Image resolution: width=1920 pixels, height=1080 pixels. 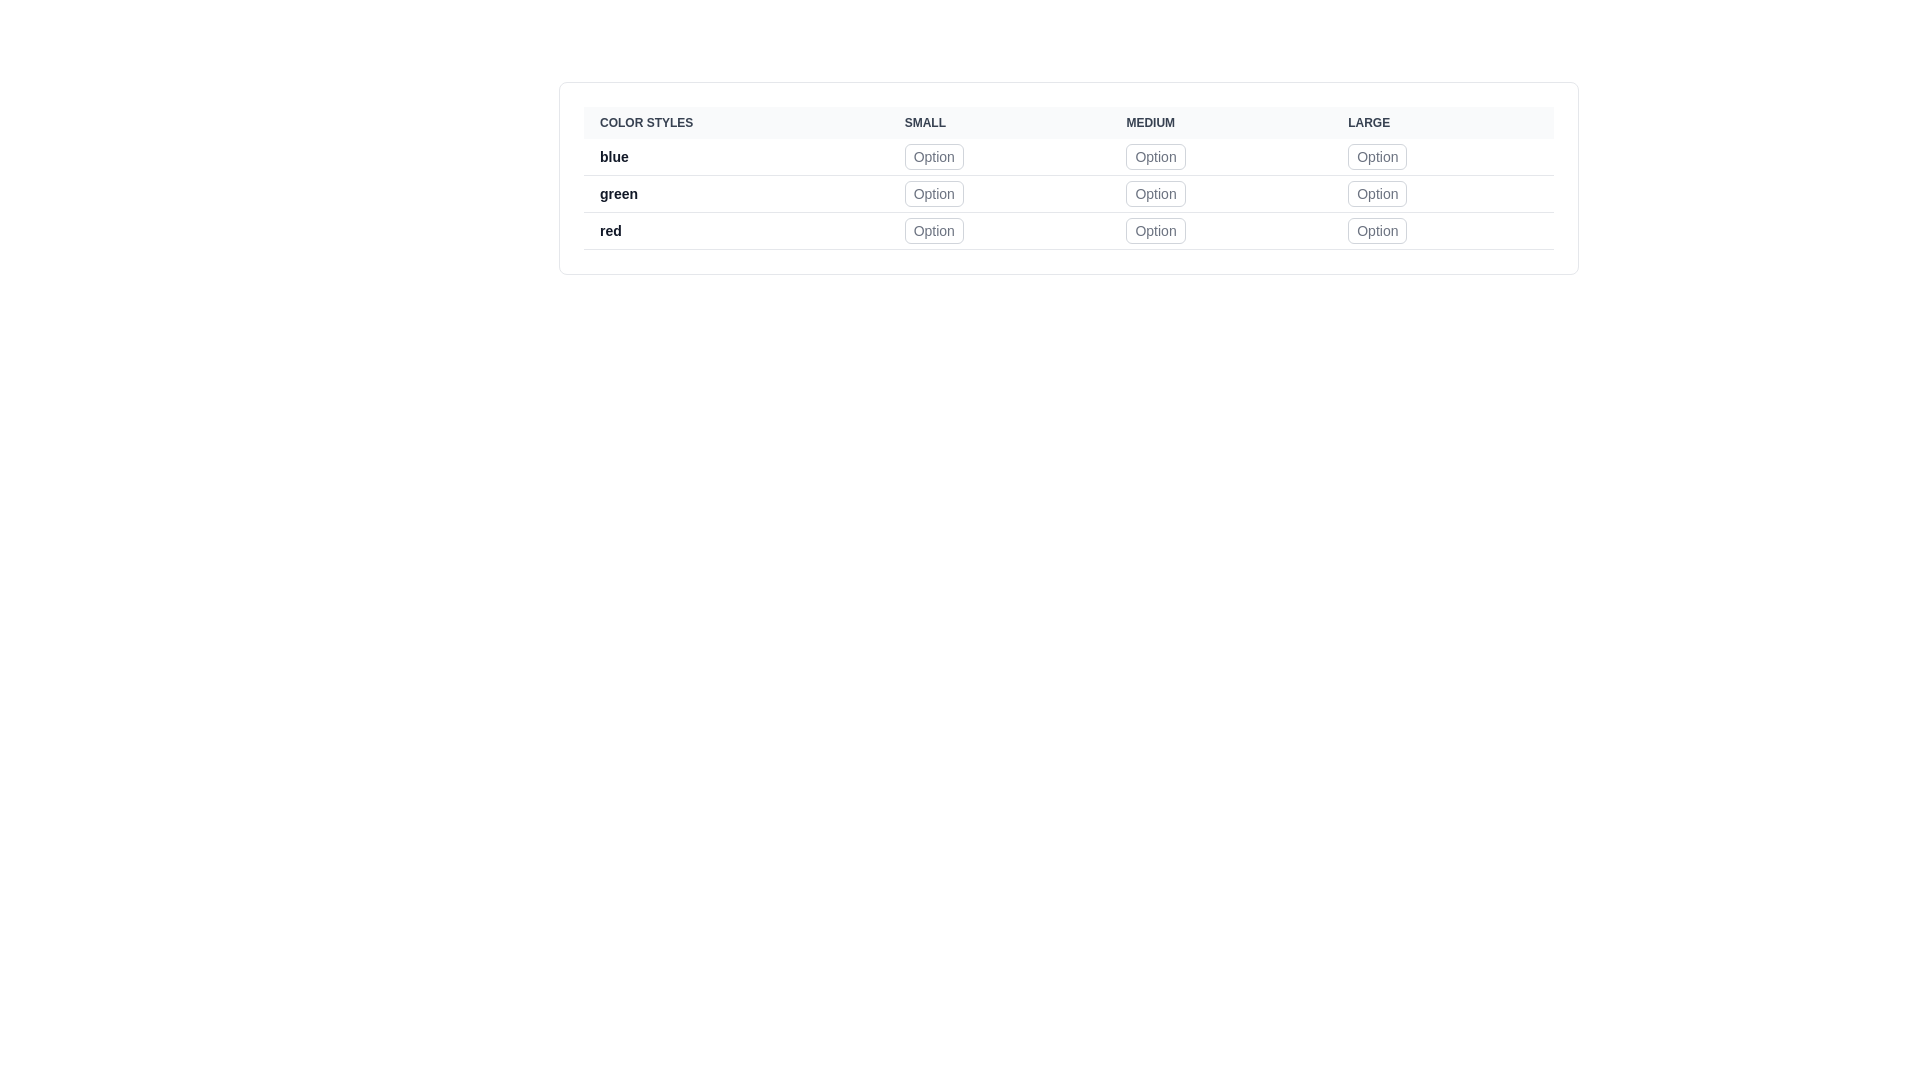 What do you see at coordinates (1156, 156) in the screenshot?
I see `the rectangular button with rounded corners labeled 'Option' in the 'Medium' column of the table under the 'blue' category` at bounding box center [1156, 156].